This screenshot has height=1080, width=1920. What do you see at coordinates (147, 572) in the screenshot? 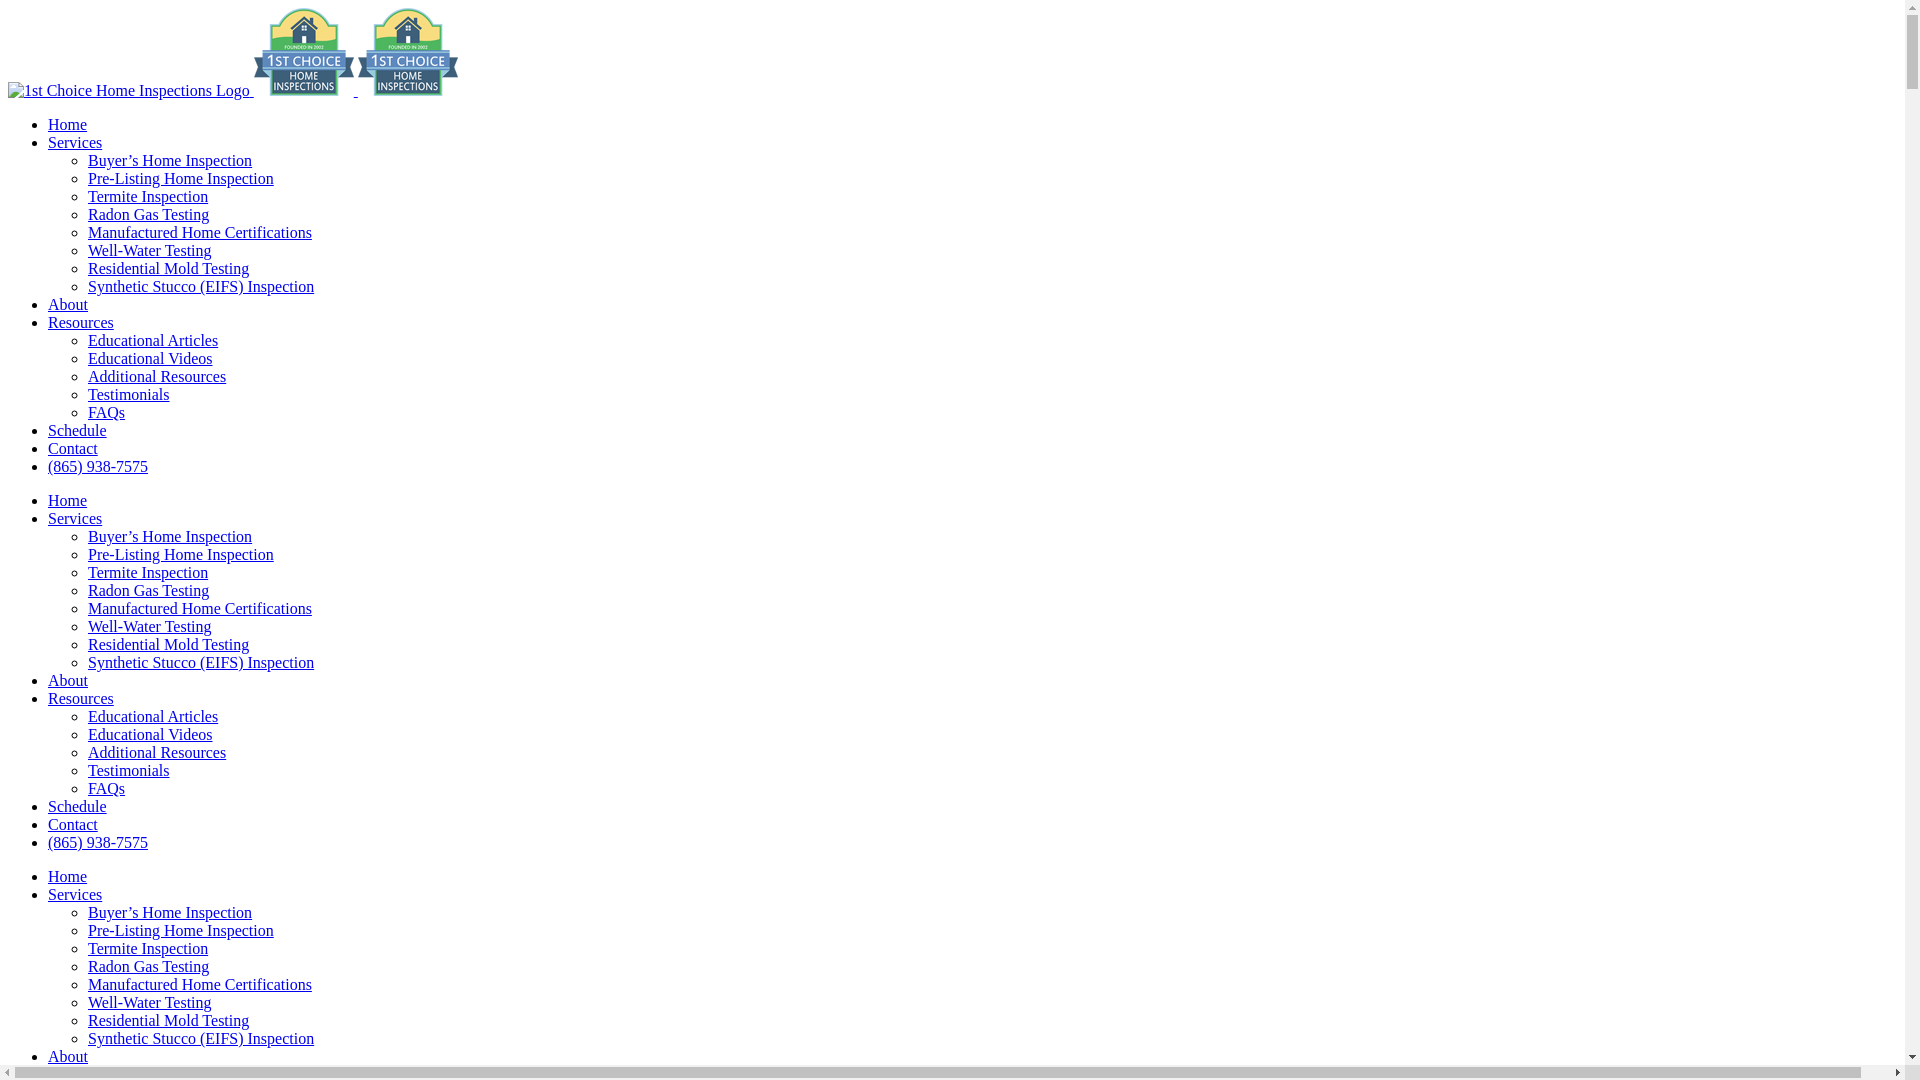
I see `'Termite Inspection'` at bounding box center [147, 572].